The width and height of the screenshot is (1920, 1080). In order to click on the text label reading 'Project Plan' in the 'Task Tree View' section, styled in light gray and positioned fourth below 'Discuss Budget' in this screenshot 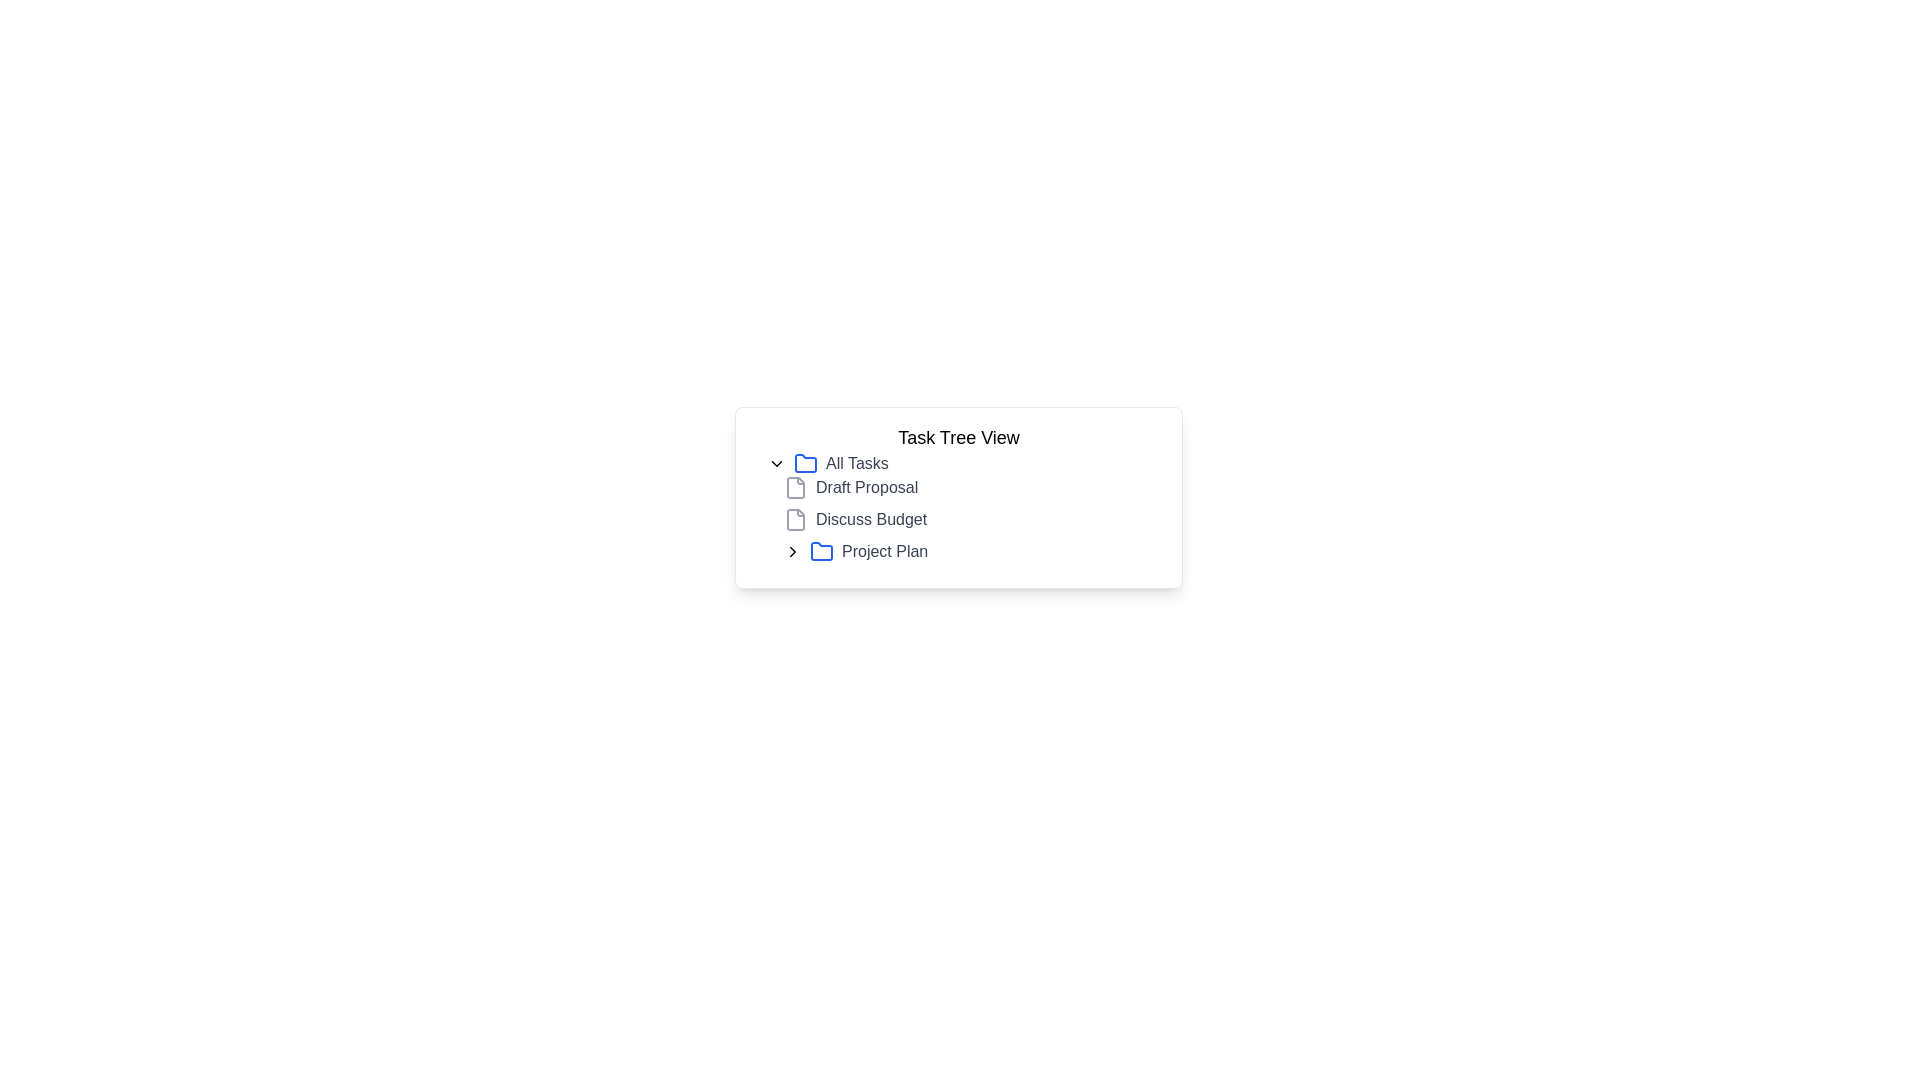, I will do `click(884, 551)`.